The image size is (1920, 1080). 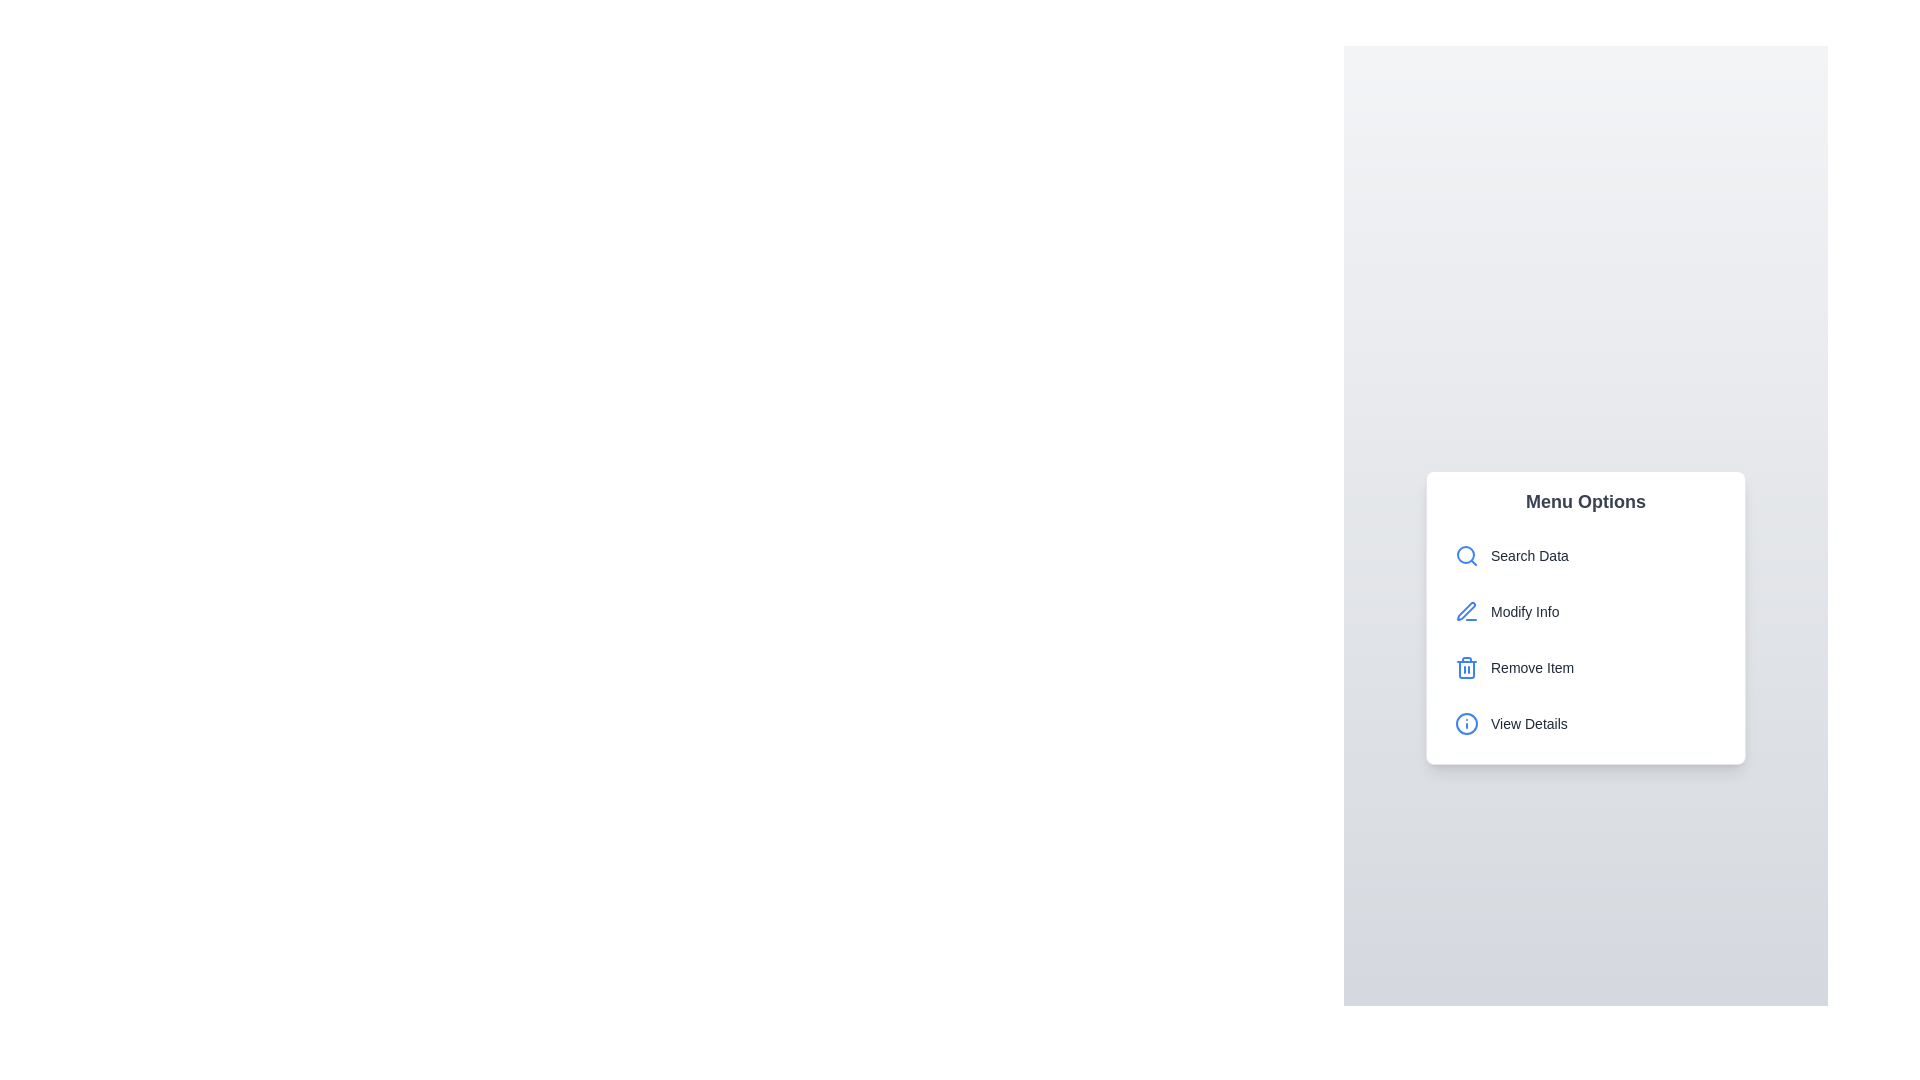 I want to click on the blue pen icon located to the left of the 'Modify Info' text in the second menu option of the 'Menu Options' panel, so click(x=1467, y=611).